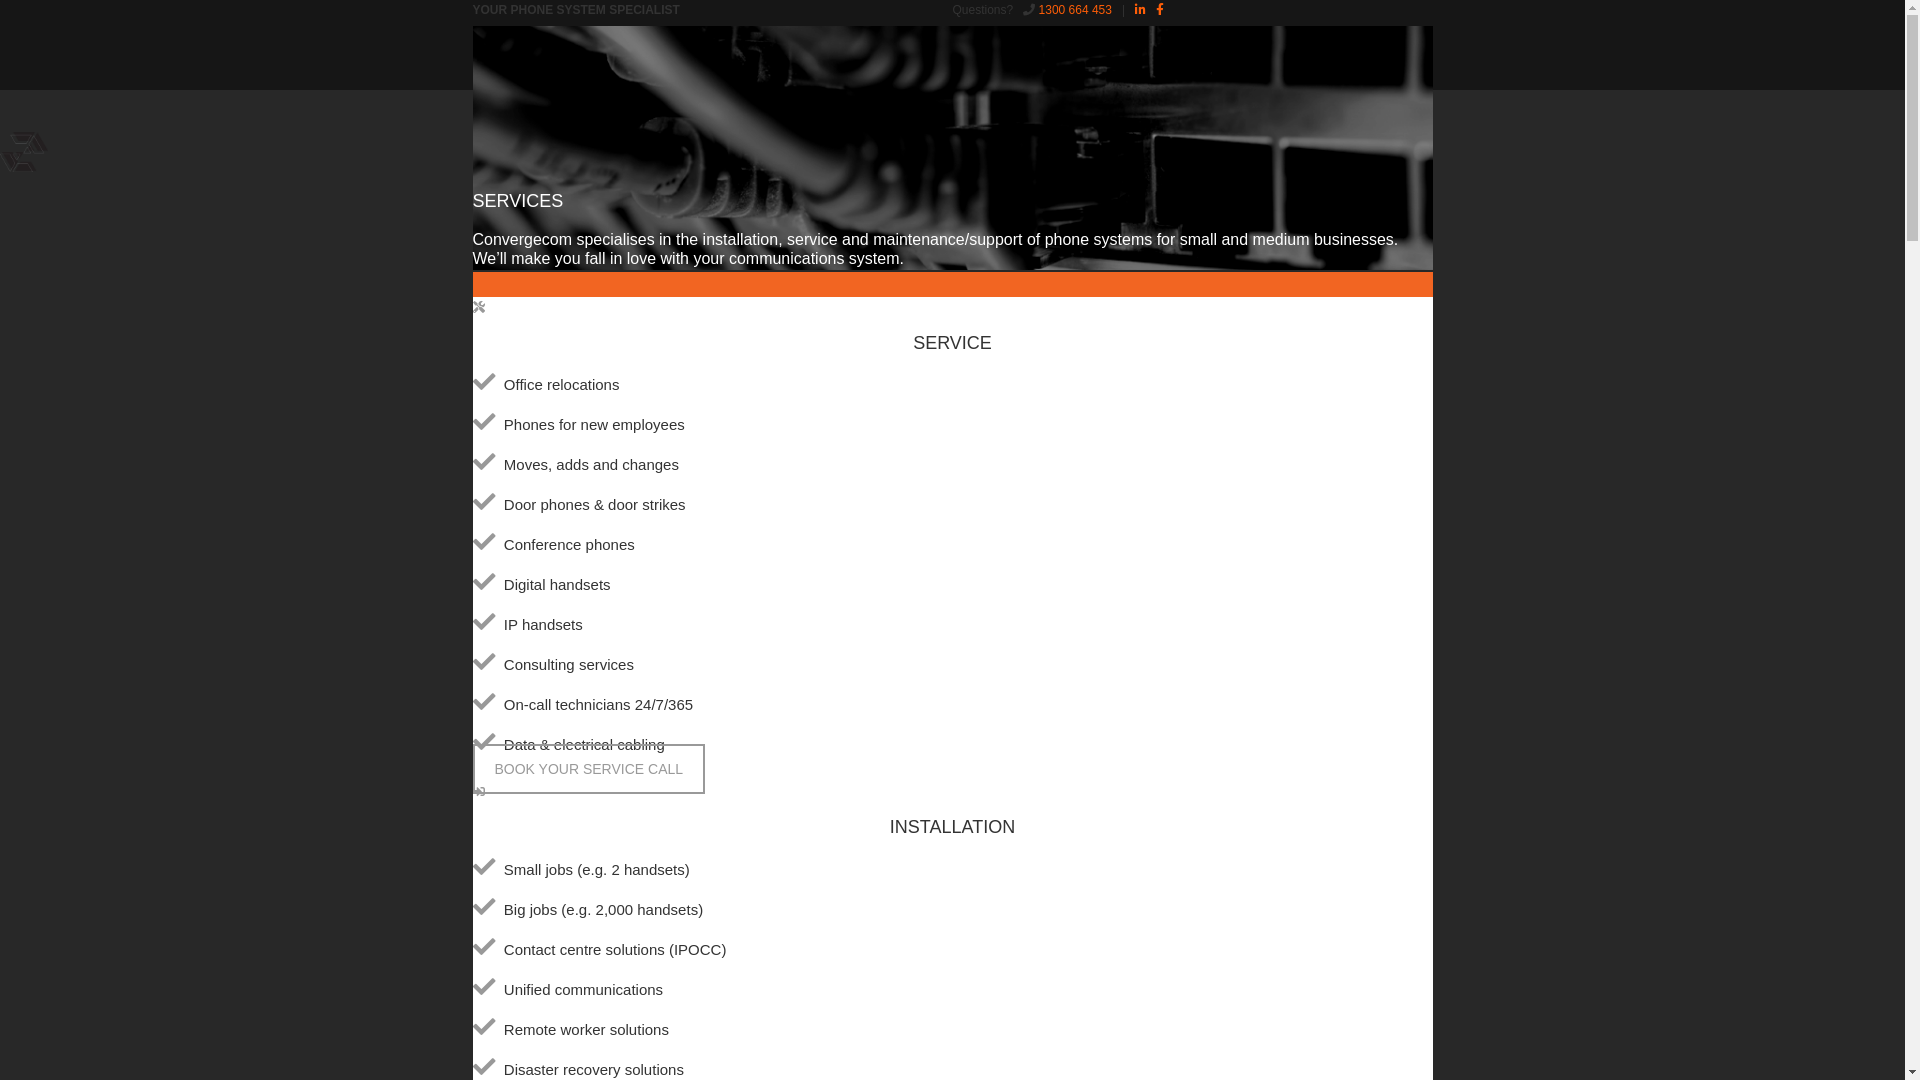 The image size is (1920, 1080). What do you see at coordinates (709, 104) in the screenshot?
I see `'HELP'` at bounding box center [709, 104].